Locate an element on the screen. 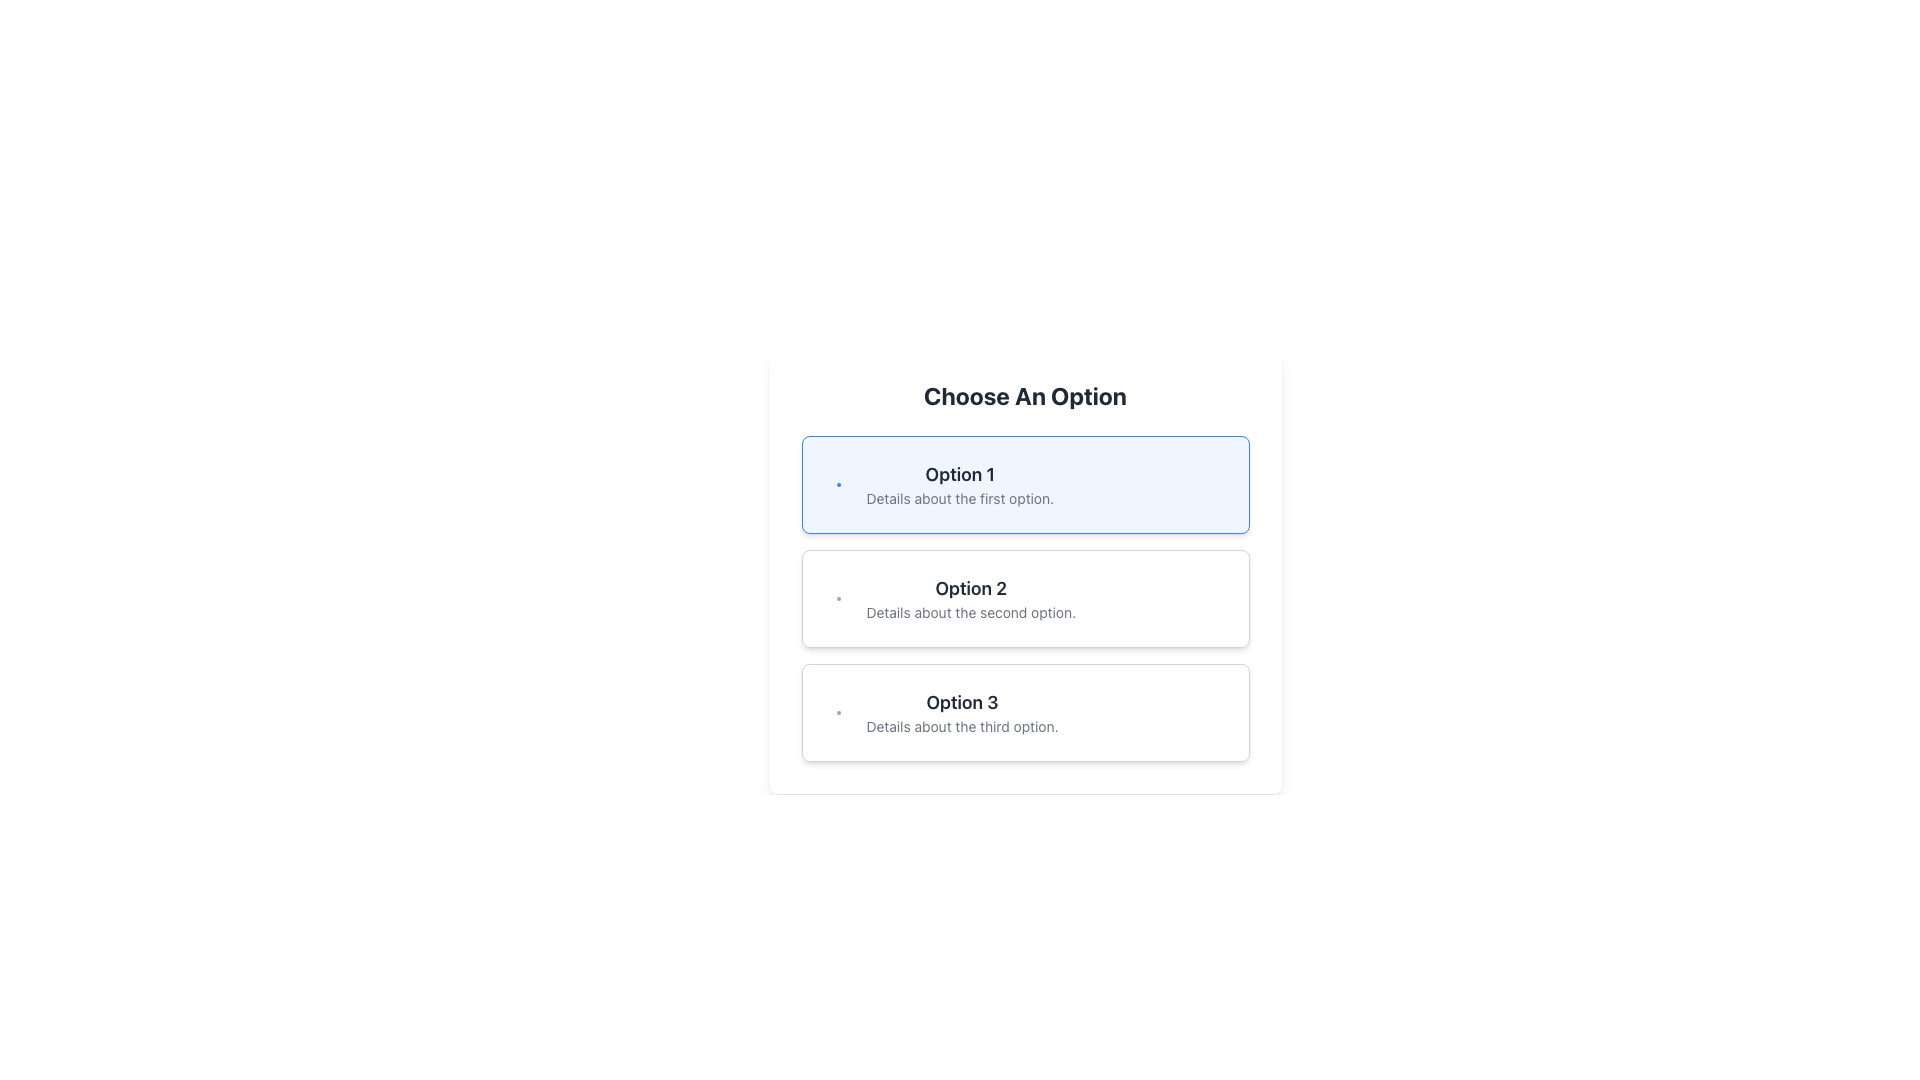 This screenshot has width=1920, height=1080. bolded text label displaying 'Option 2' located at the top of the second group of options in the vertical menu layout is located at coordinates (971, 588).